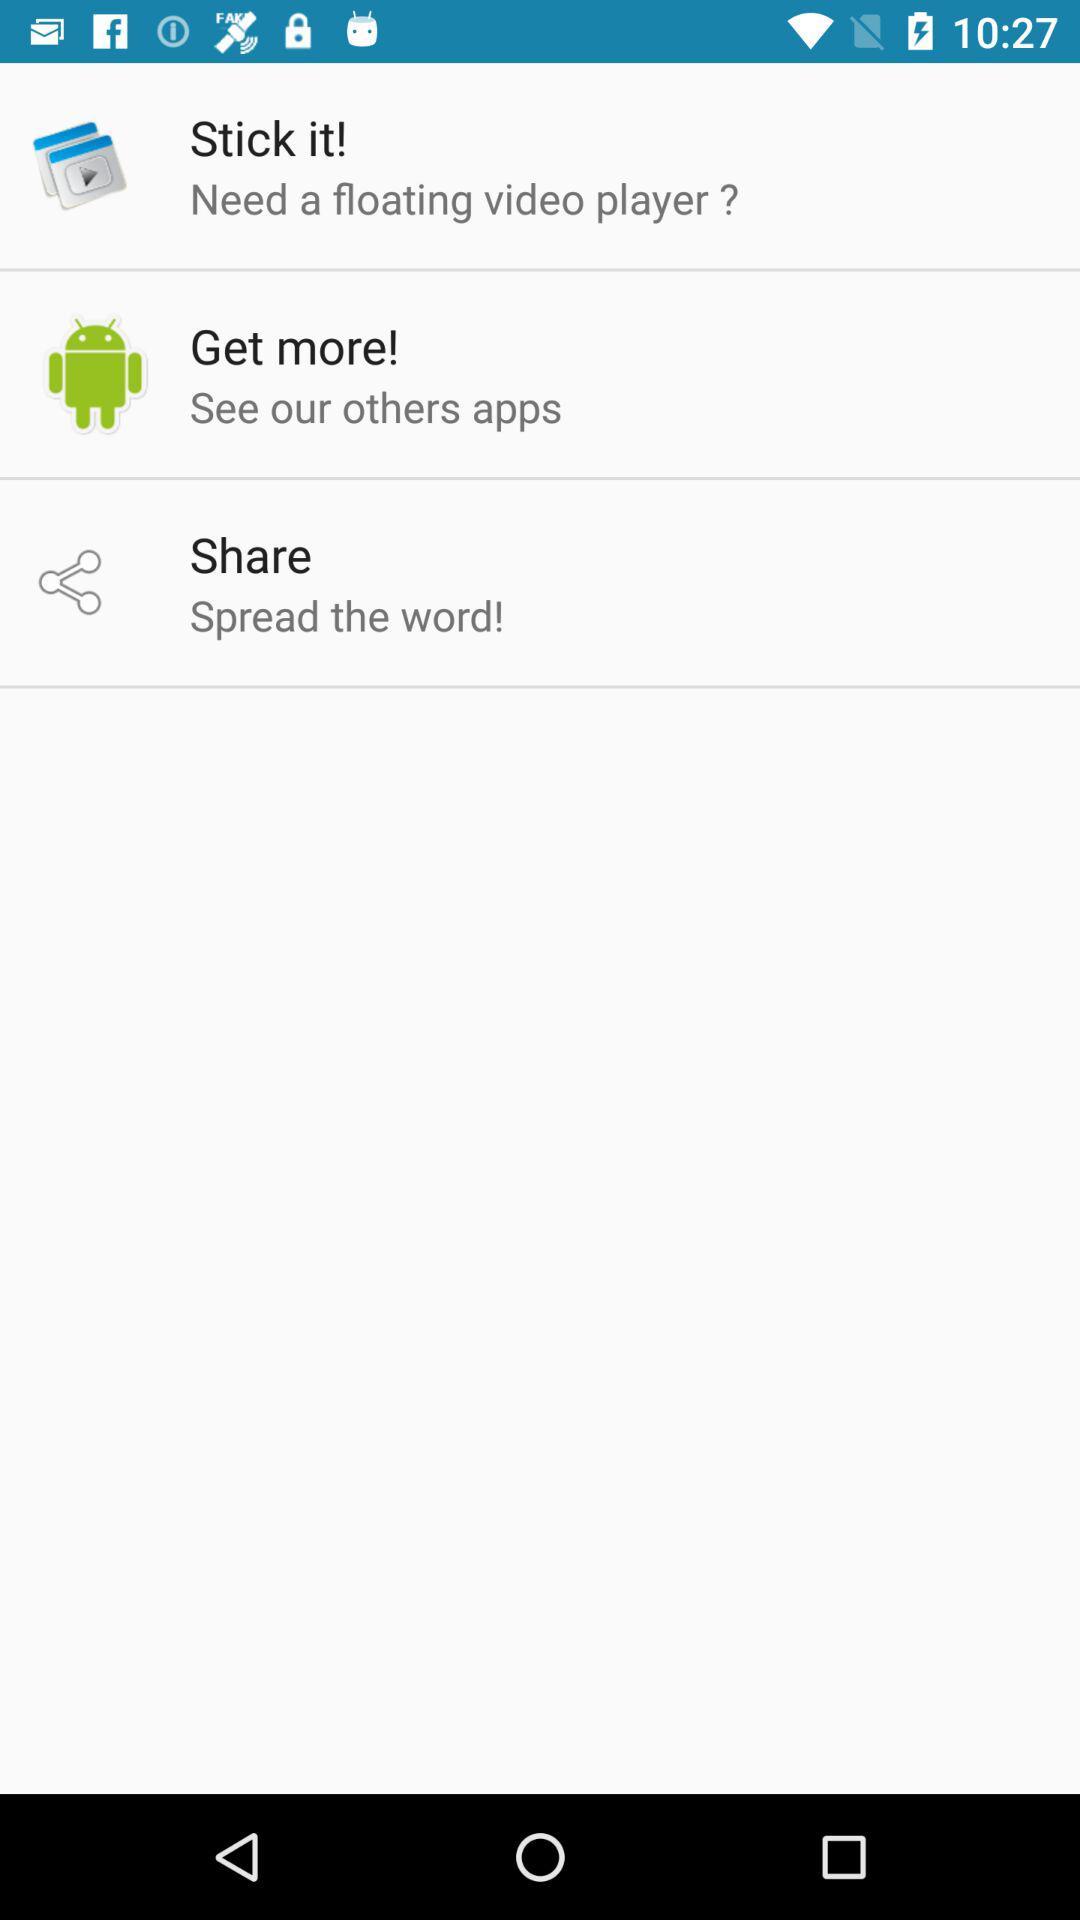 The width and height of the screenshot is (1080, 1920). I want to click on the share app, so click(249, 554).